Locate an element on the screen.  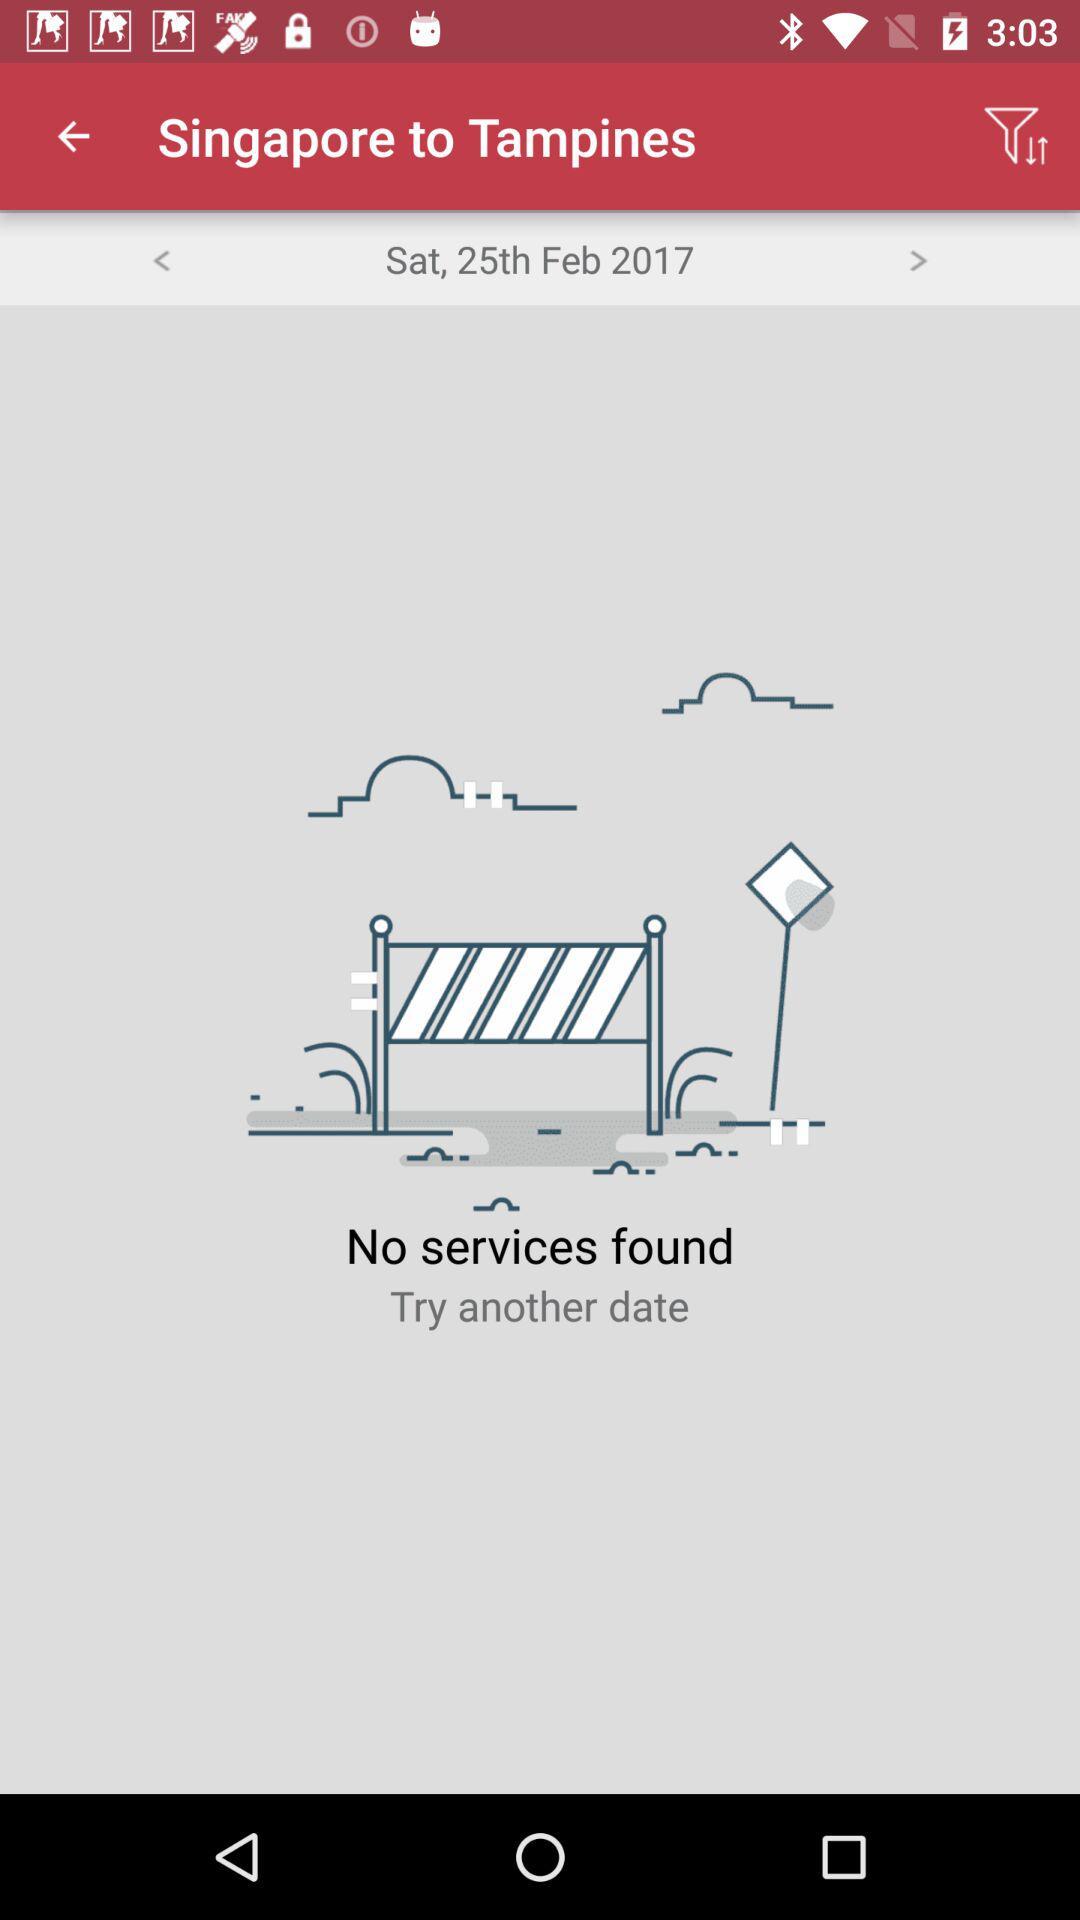
go back is located at coordinates (159, 257).